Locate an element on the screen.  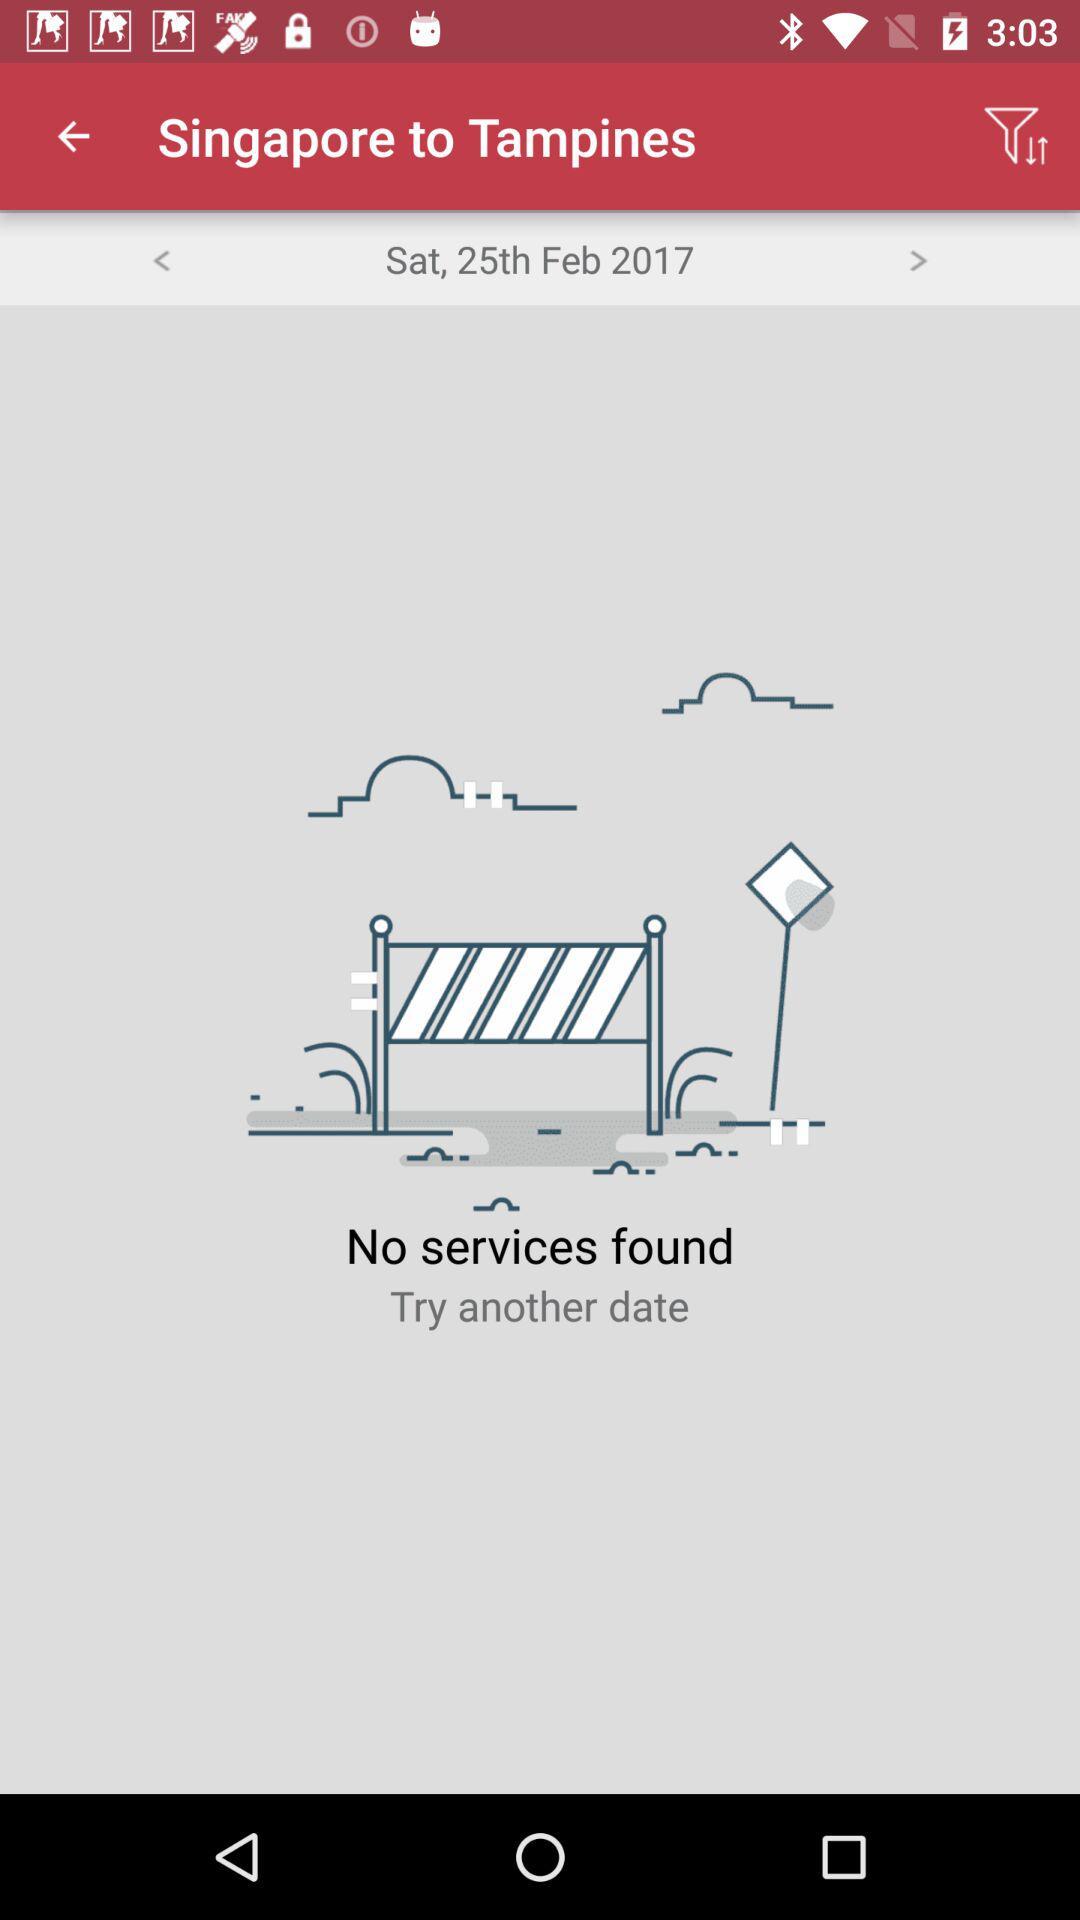
go back is located at coordinates (159, 257).